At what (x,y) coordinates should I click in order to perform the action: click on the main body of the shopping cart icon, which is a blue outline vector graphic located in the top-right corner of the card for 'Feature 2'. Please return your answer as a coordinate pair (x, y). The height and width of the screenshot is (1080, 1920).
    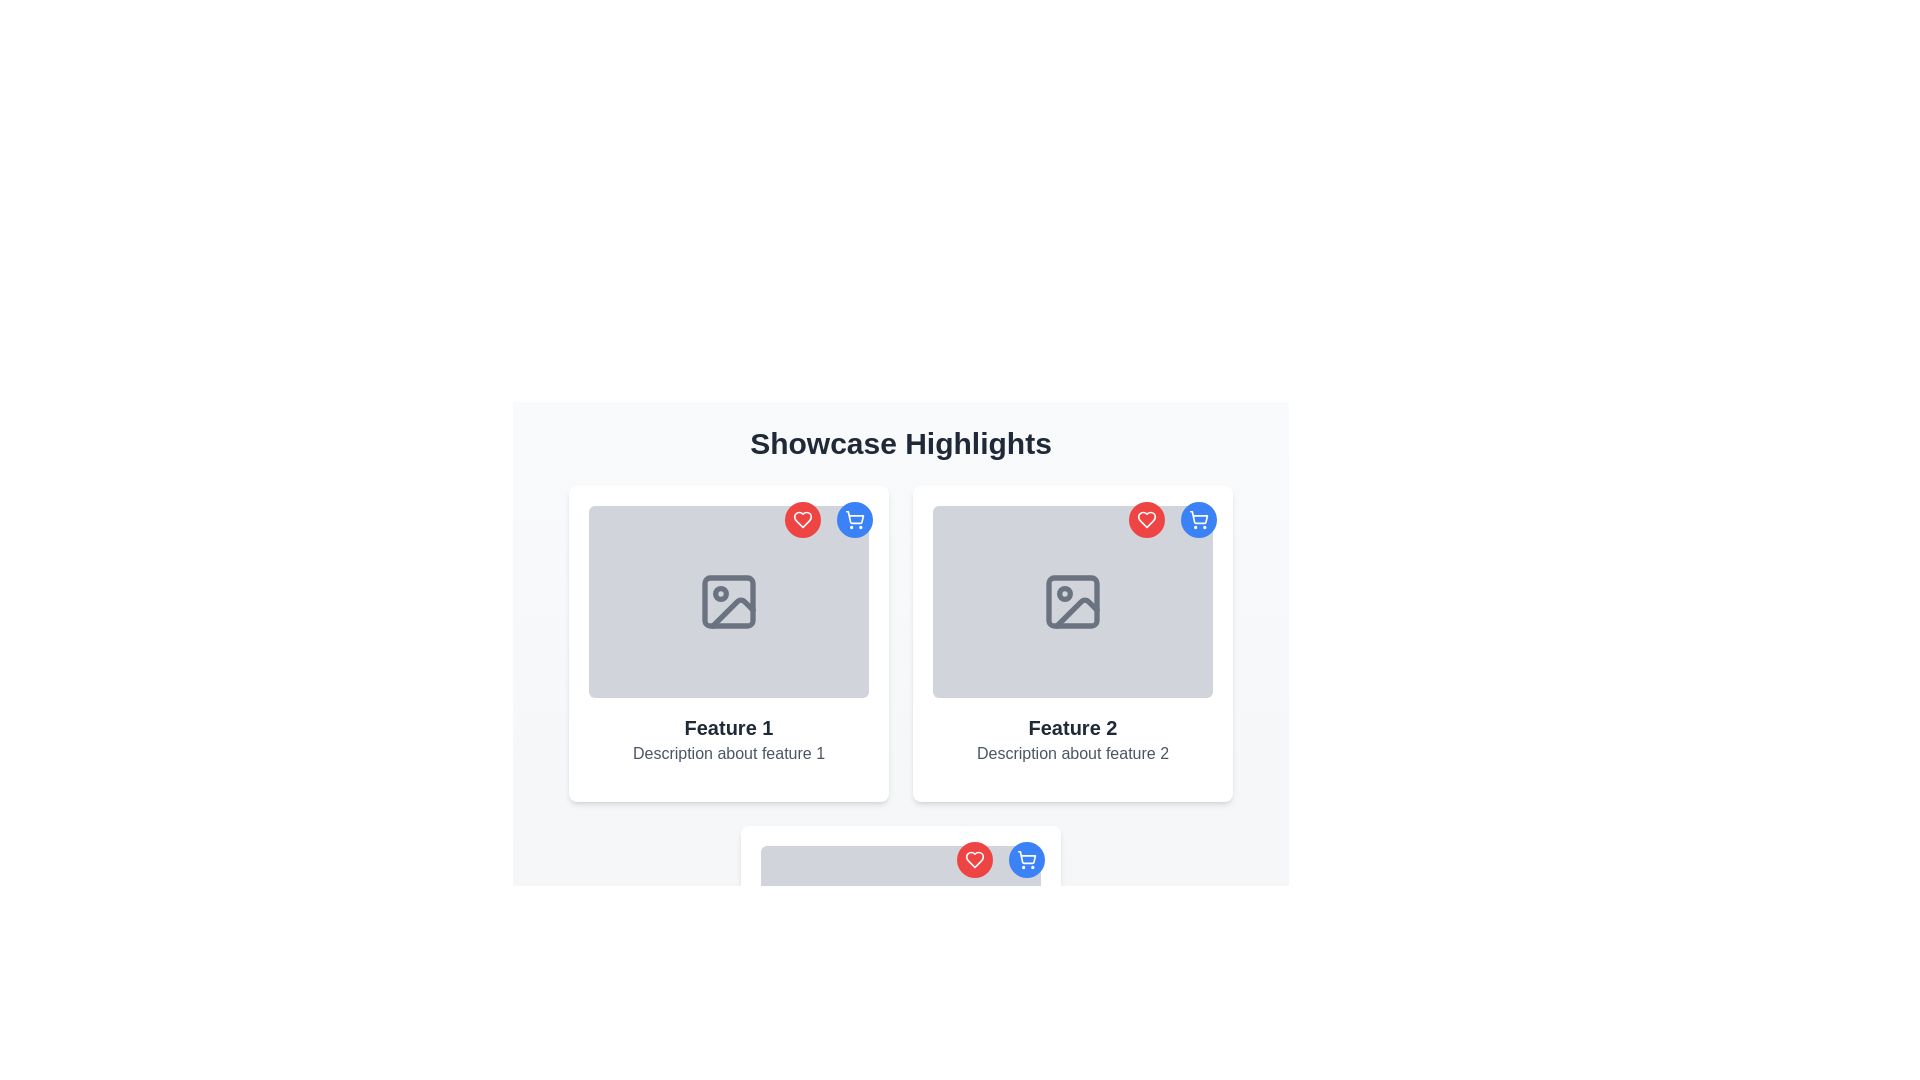
    Looking at the image, I should click on (854, 516).